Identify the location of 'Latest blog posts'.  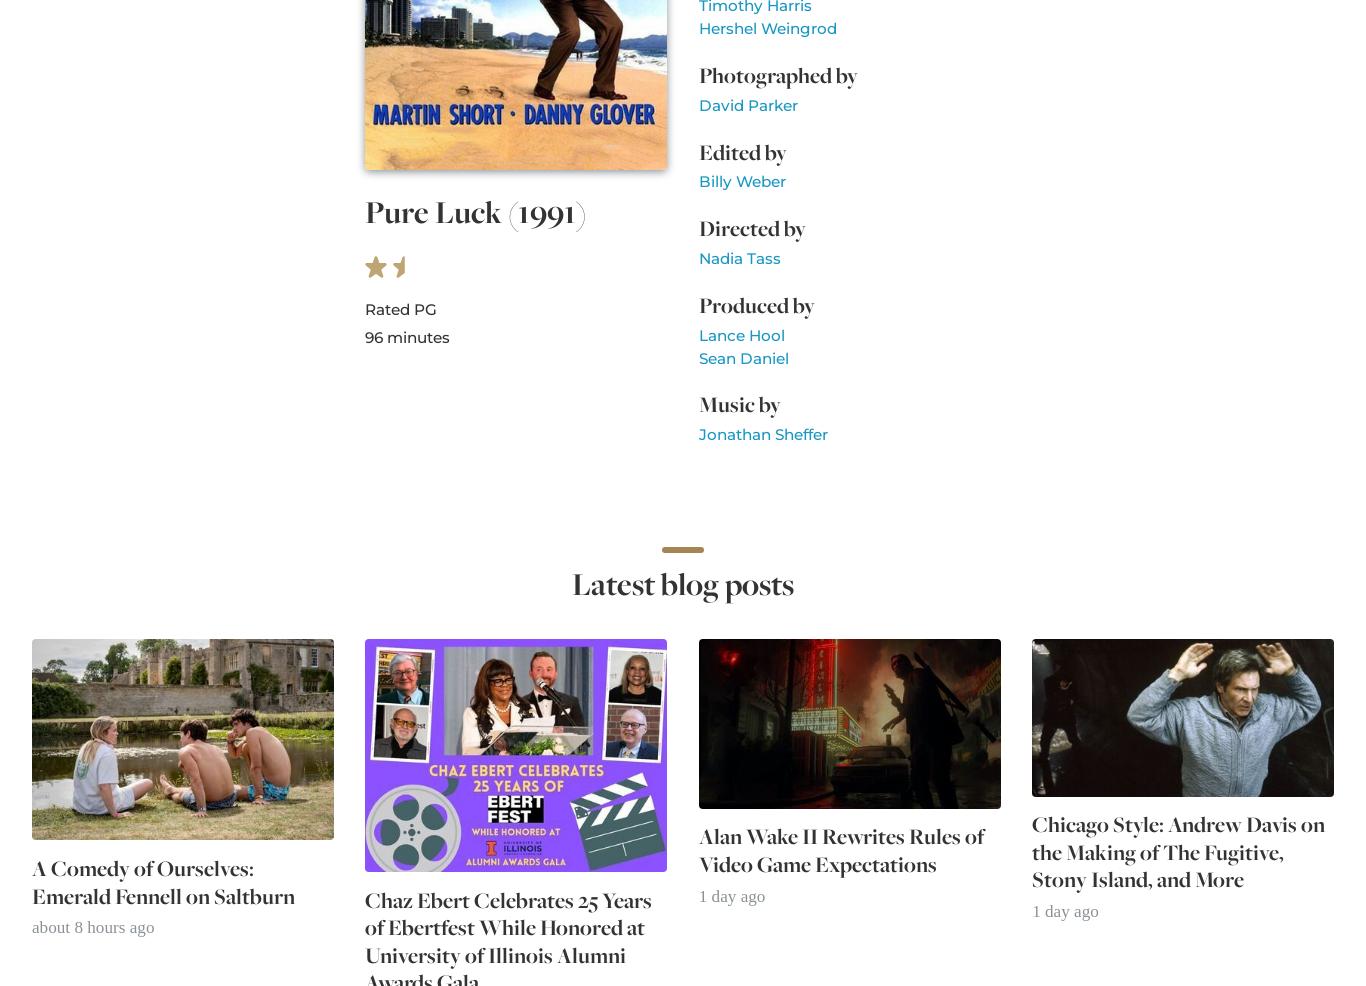
(683, 584).